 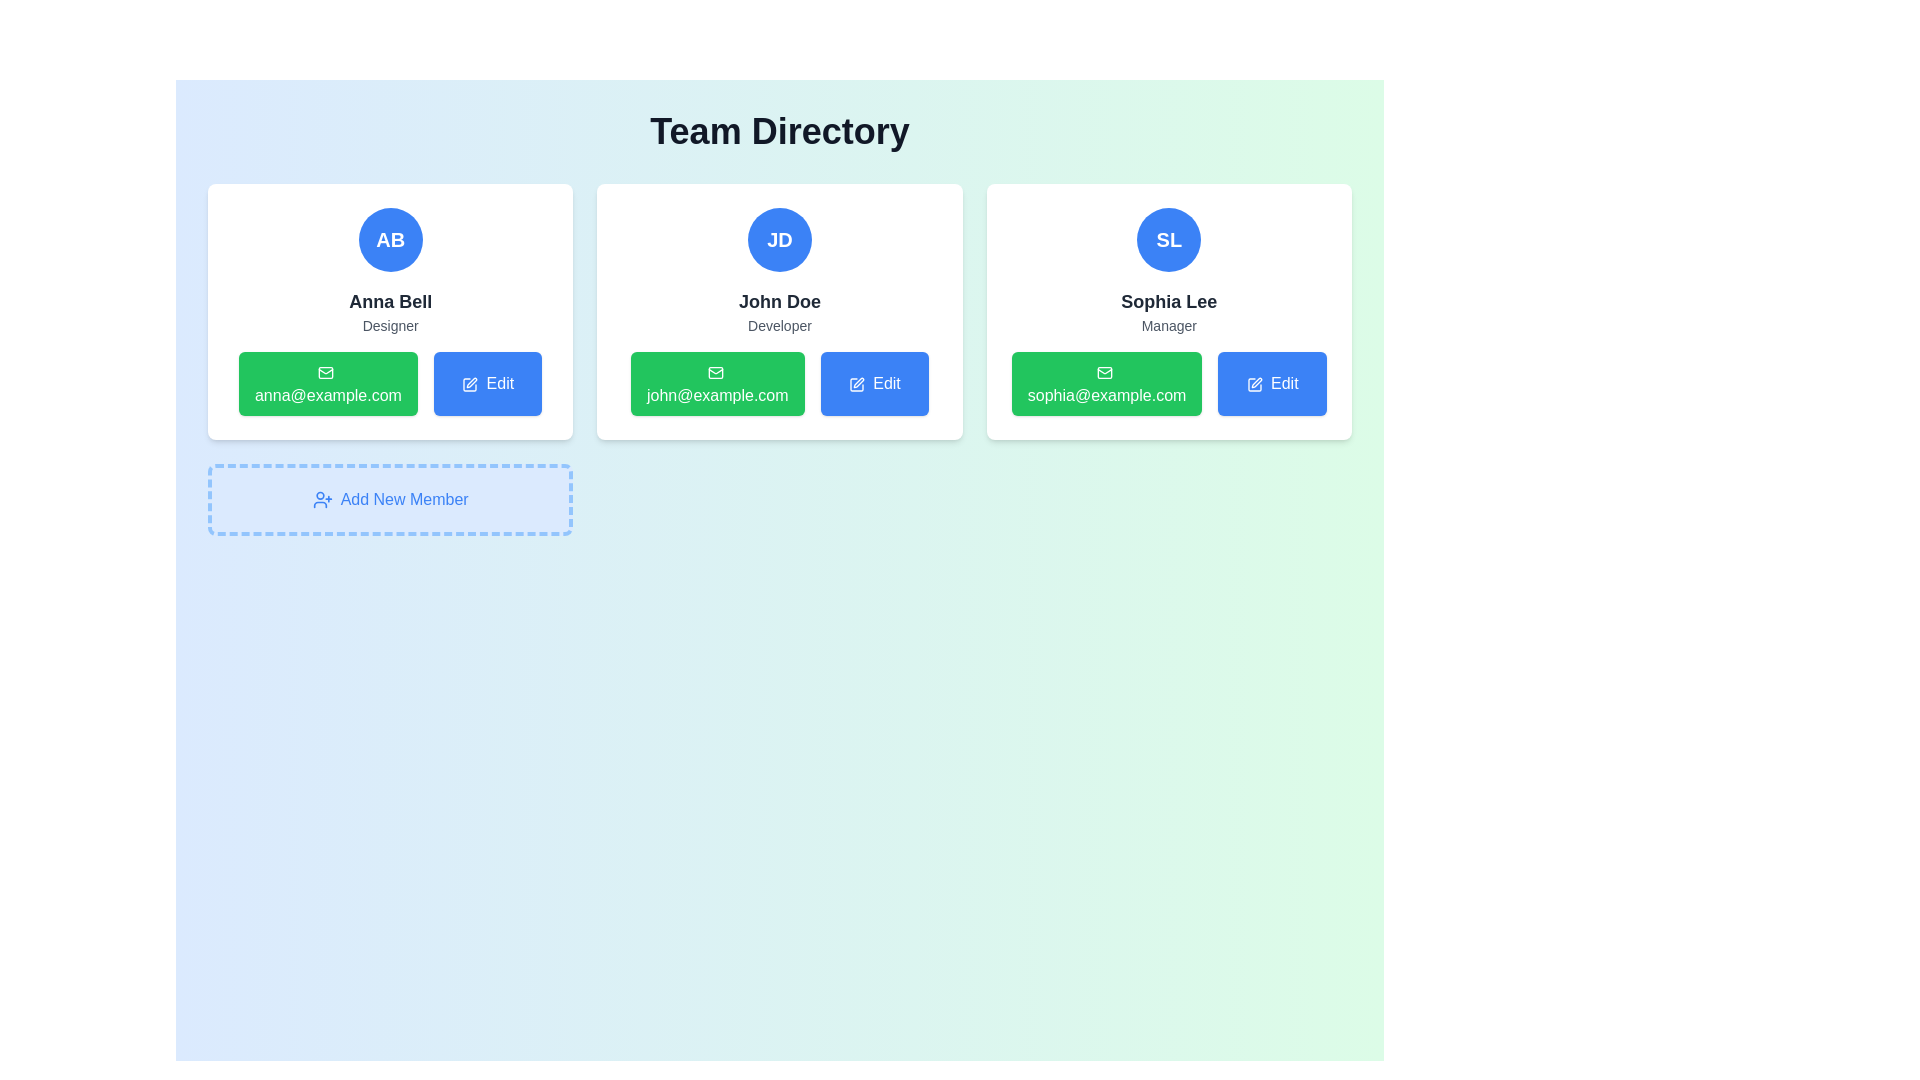 What do you see at coordinates (322, 499) in the screenshot?
I see `the user icon with a plus sign, styled with blue outlines, located to the left of the 'Add New Member' text` at bounding box center [322, 499].